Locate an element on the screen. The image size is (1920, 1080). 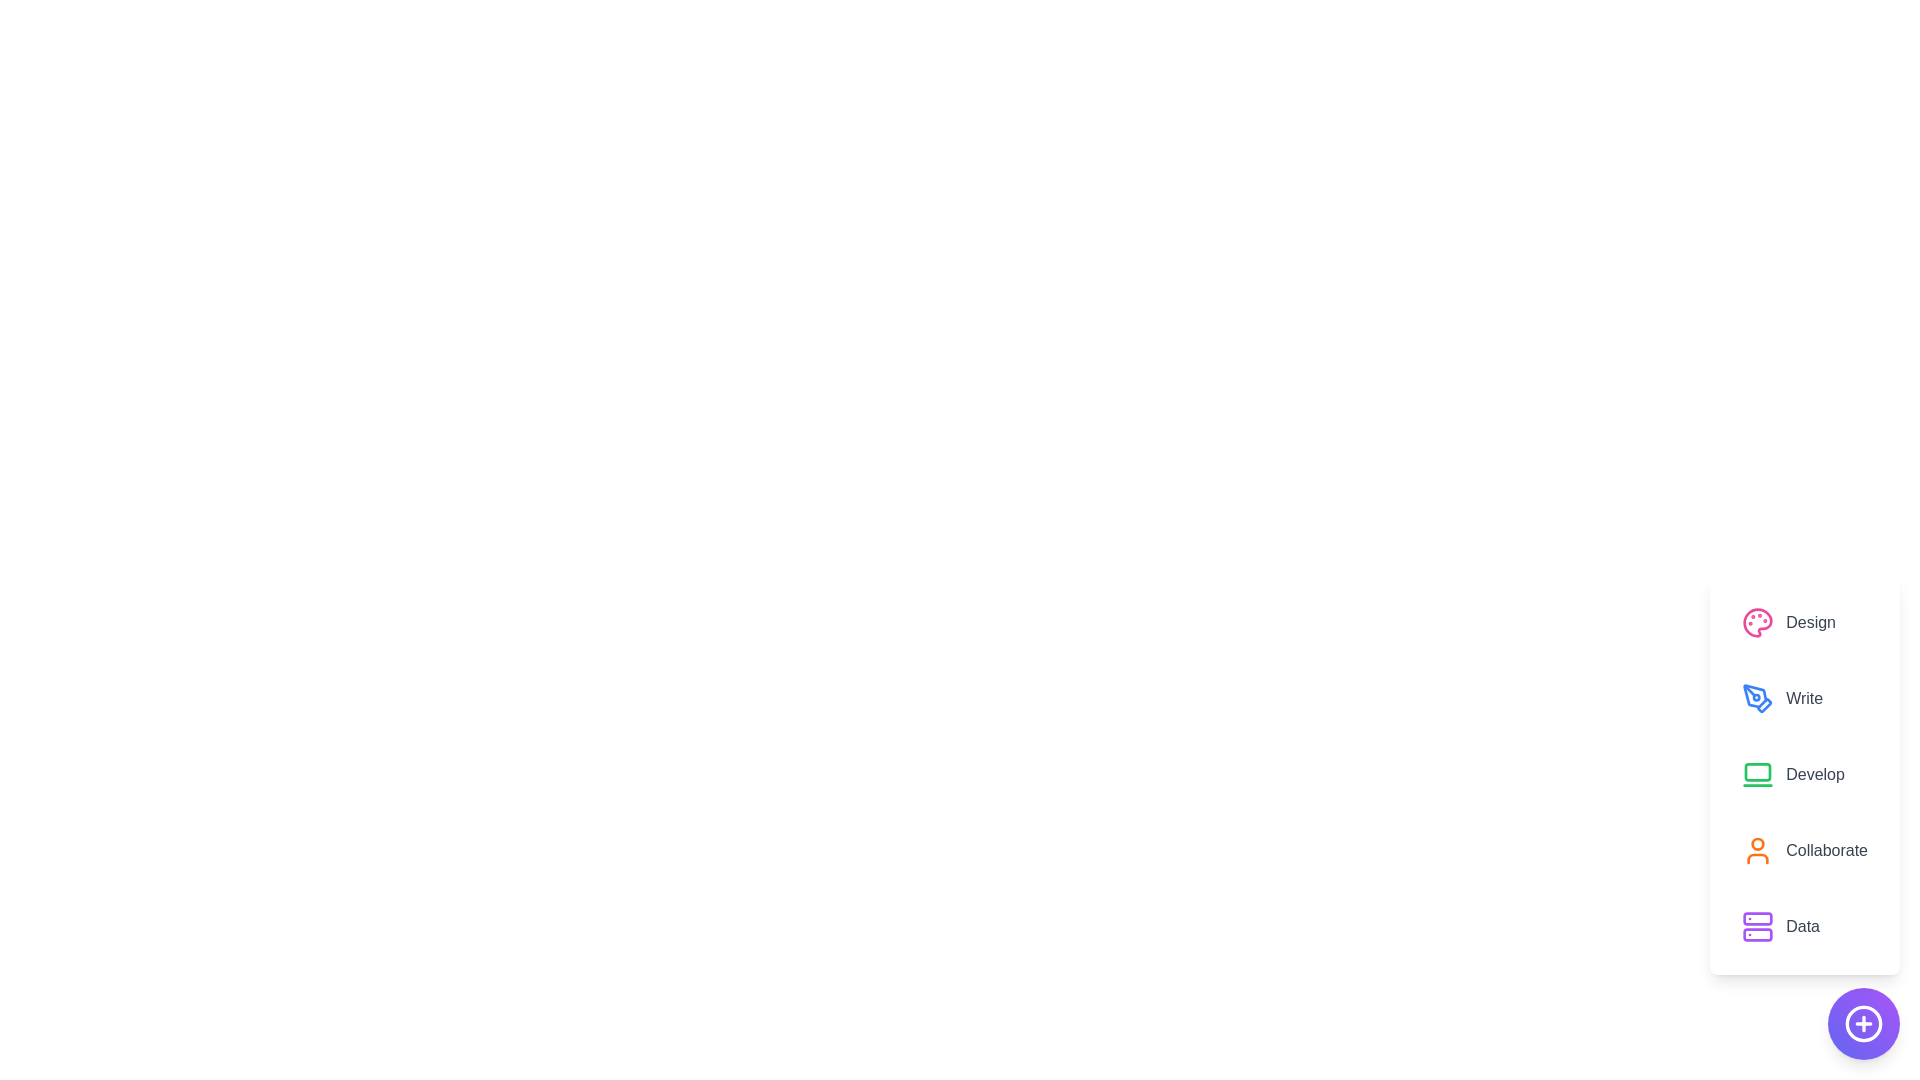
the option labeled Write to preview its effect is located at coordinates (1804, 697).